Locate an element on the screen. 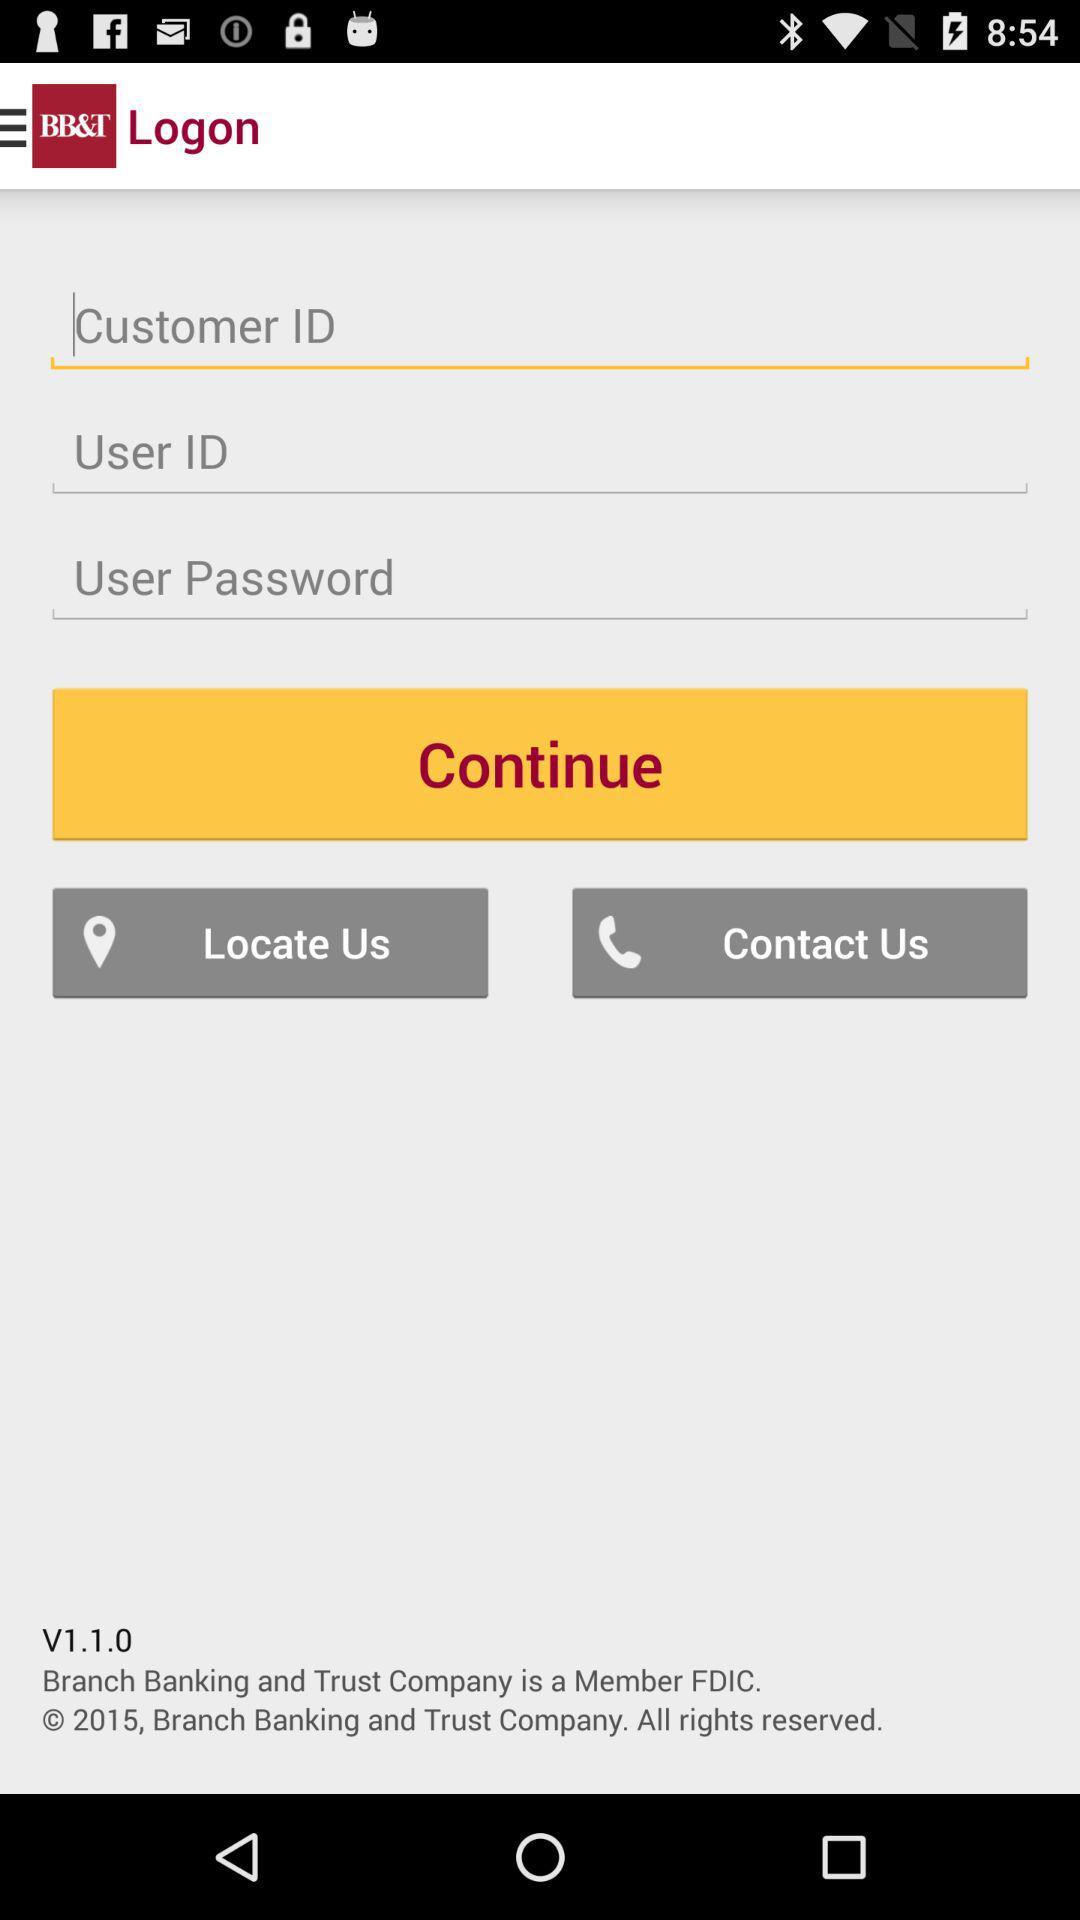  the button to the left of contact us is located at coordinates (270, 941).